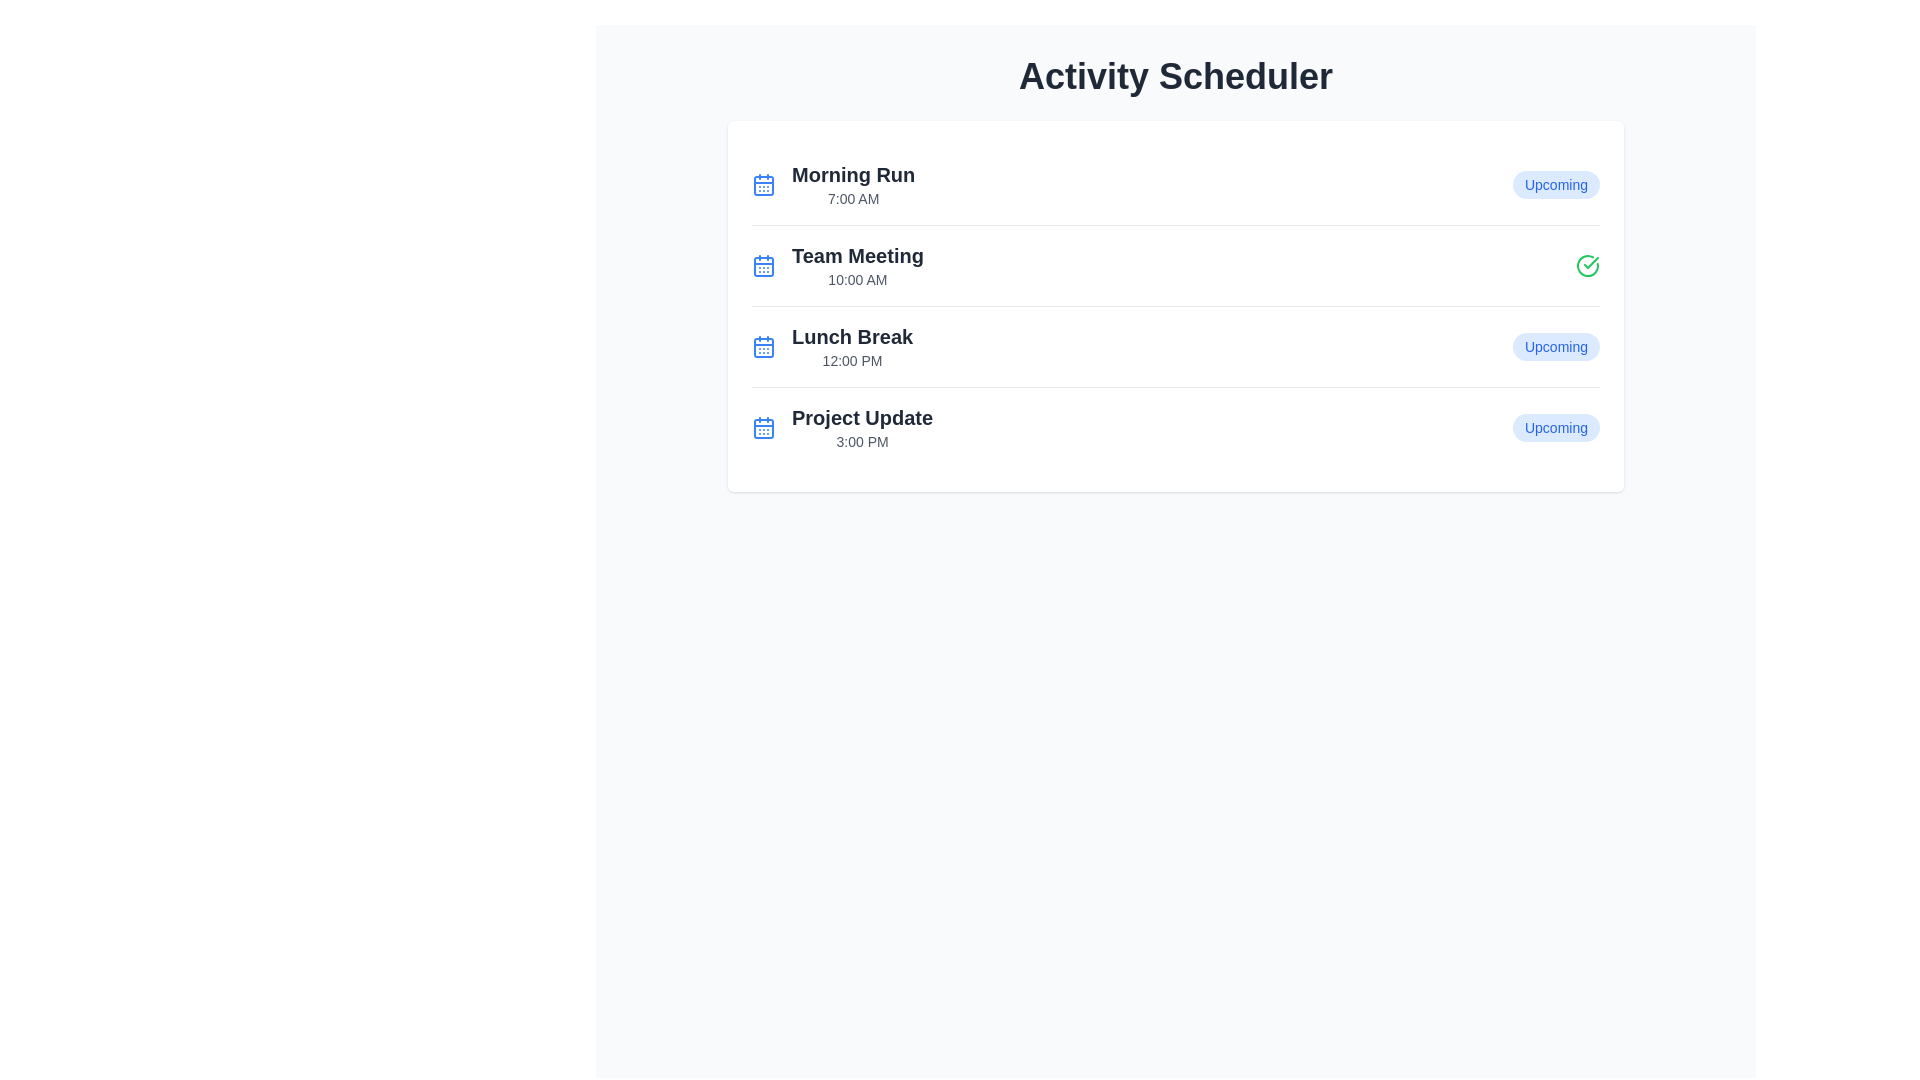 Image resolution: width=1920 pixels, height=1080 pixels. What do you see at coordinates (852, 335) in the screenshot?
I see `the text element that displays 'Lunch Break' in bold, large dark gray font` at bounding box center [852, 335].